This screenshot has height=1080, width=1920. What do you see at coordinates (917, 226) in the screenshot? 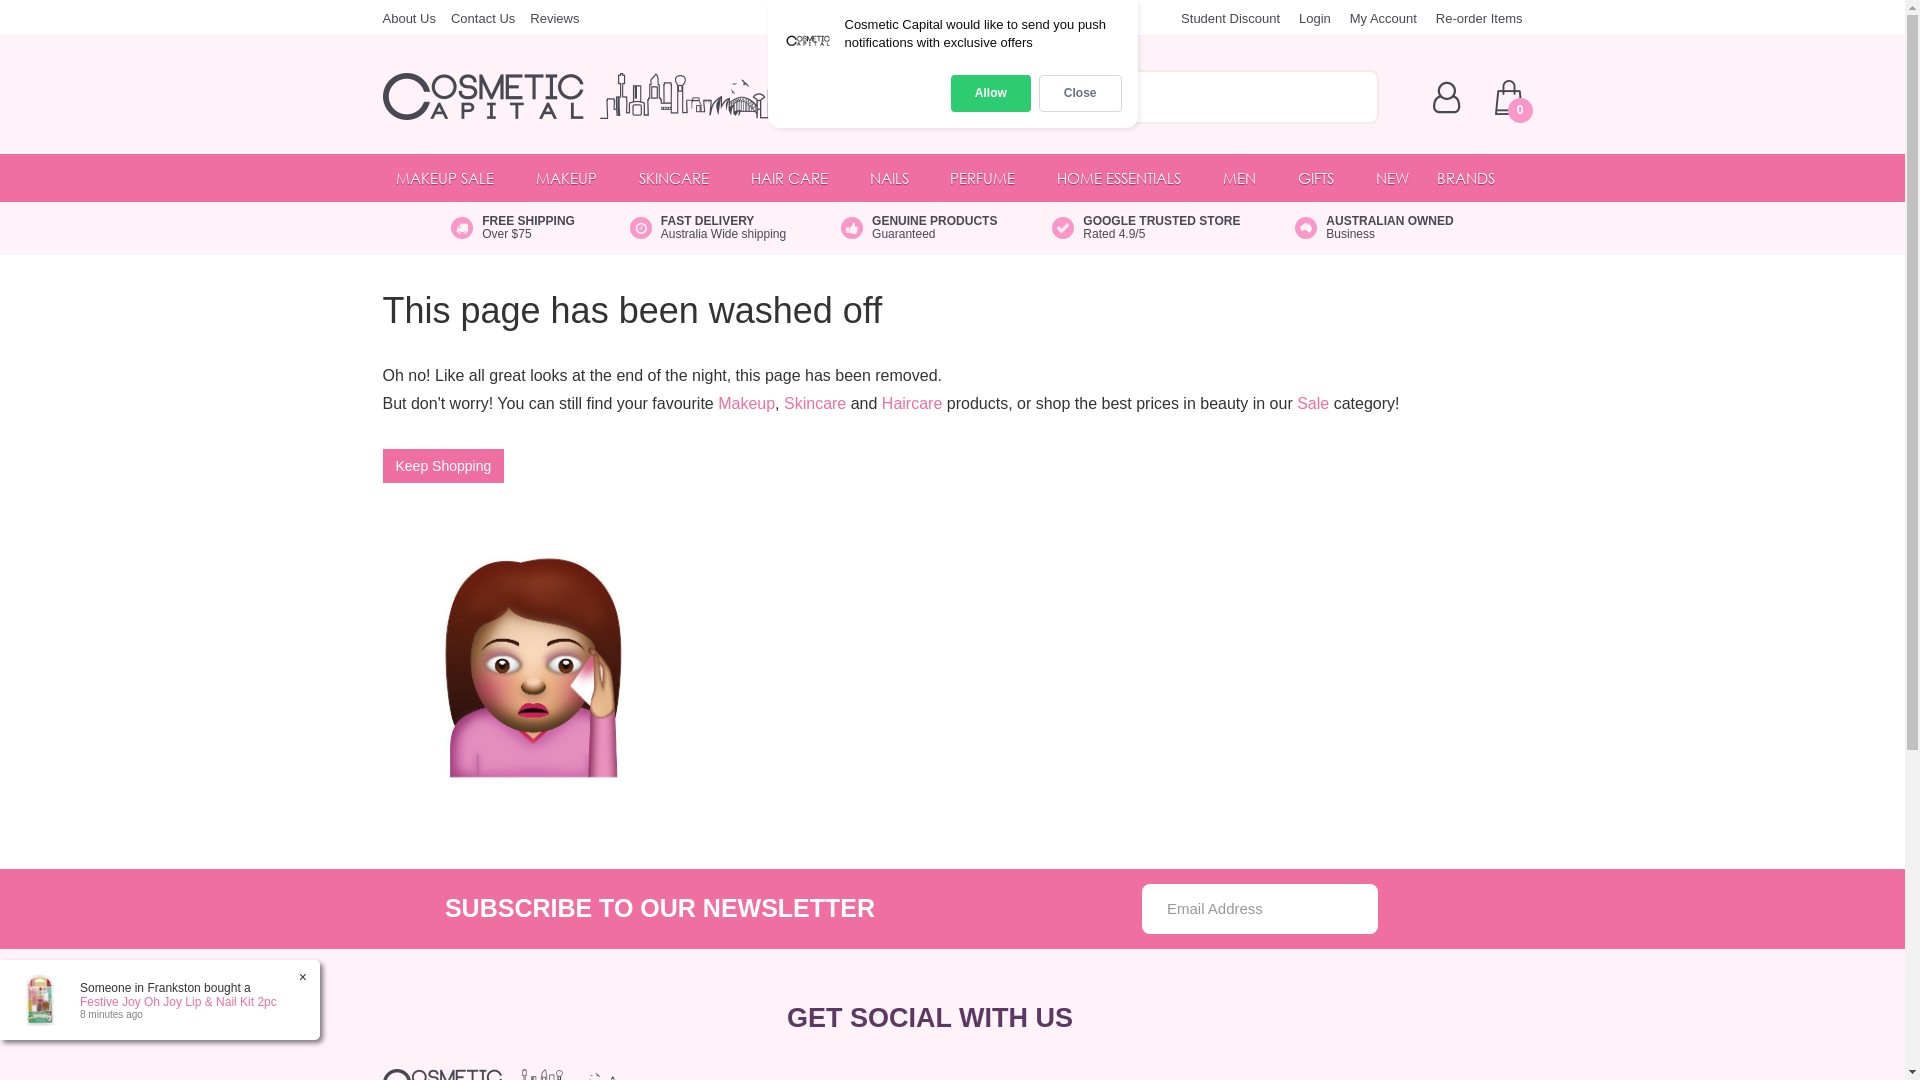
I see `'GENUINE PRODUCTS` at bounding box center [917, 226].